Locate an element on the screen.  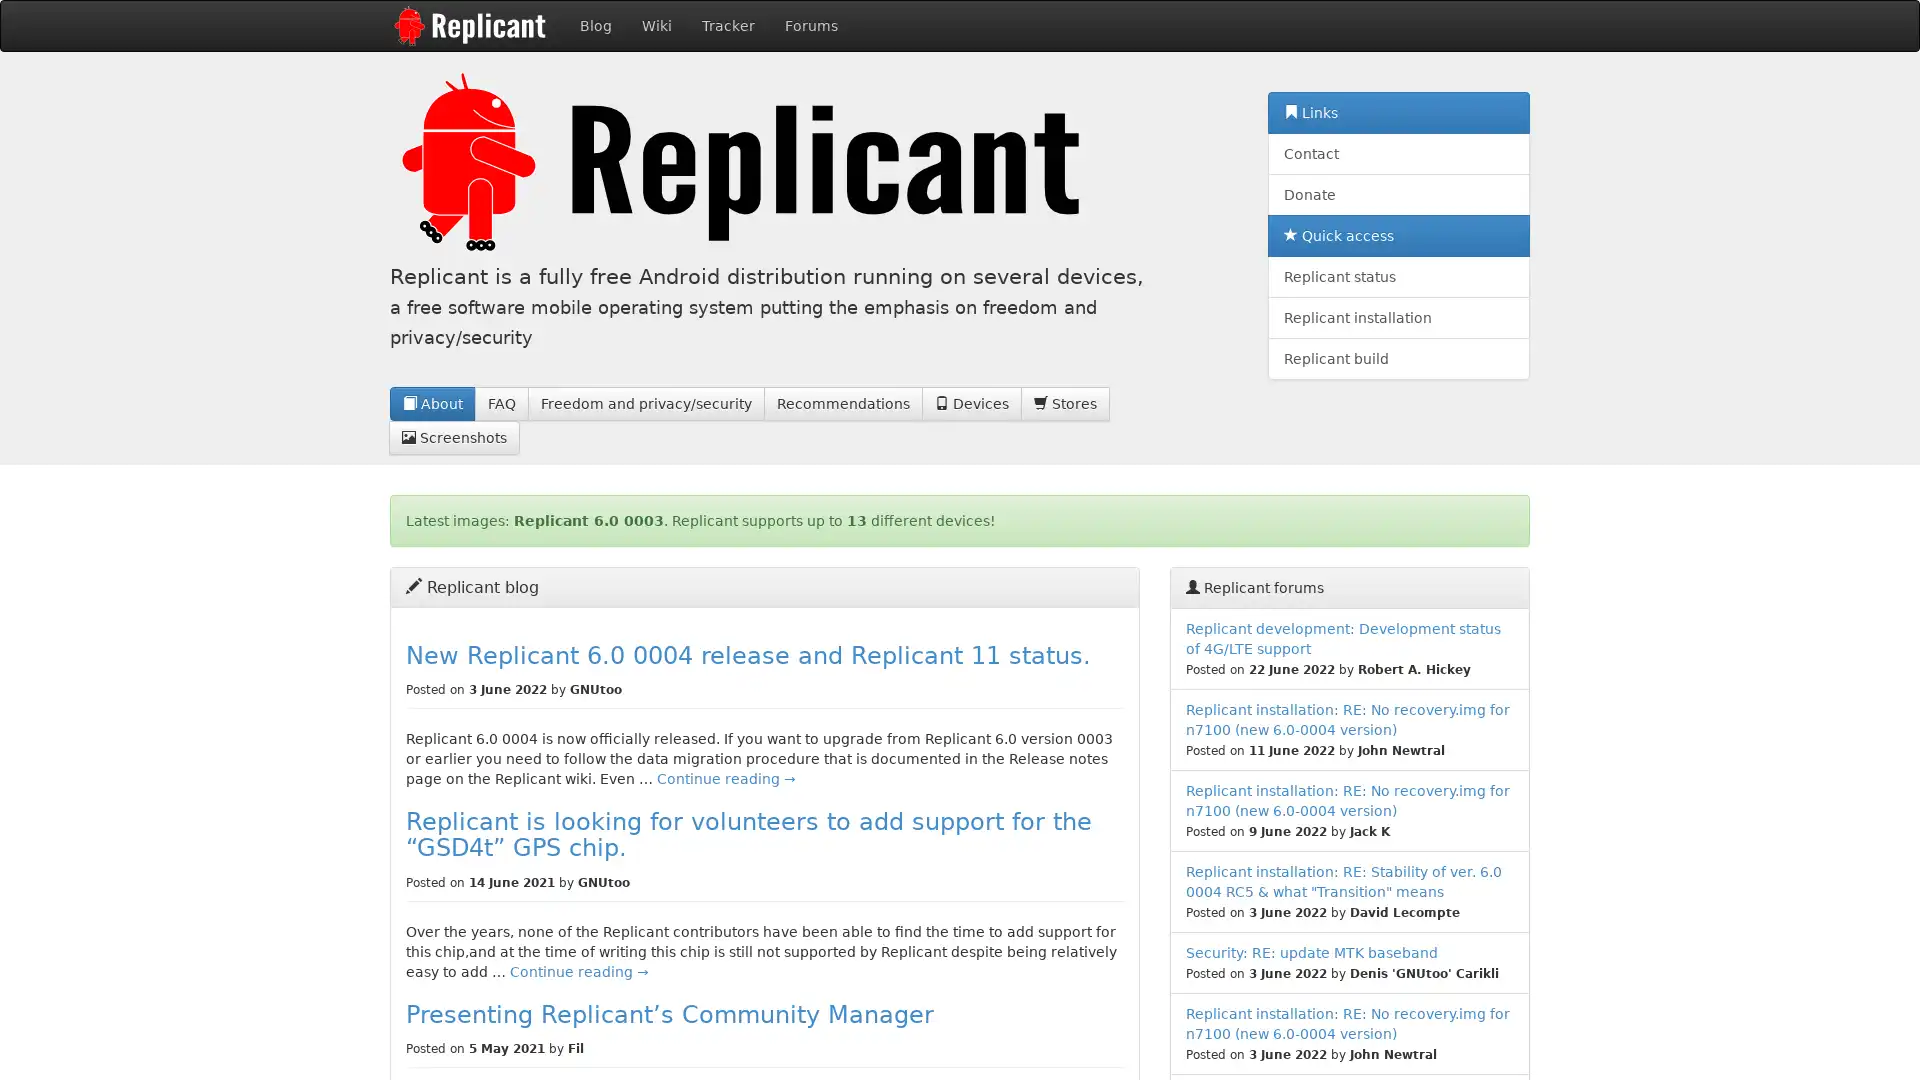
Devices is located at coordinates (972, 404).